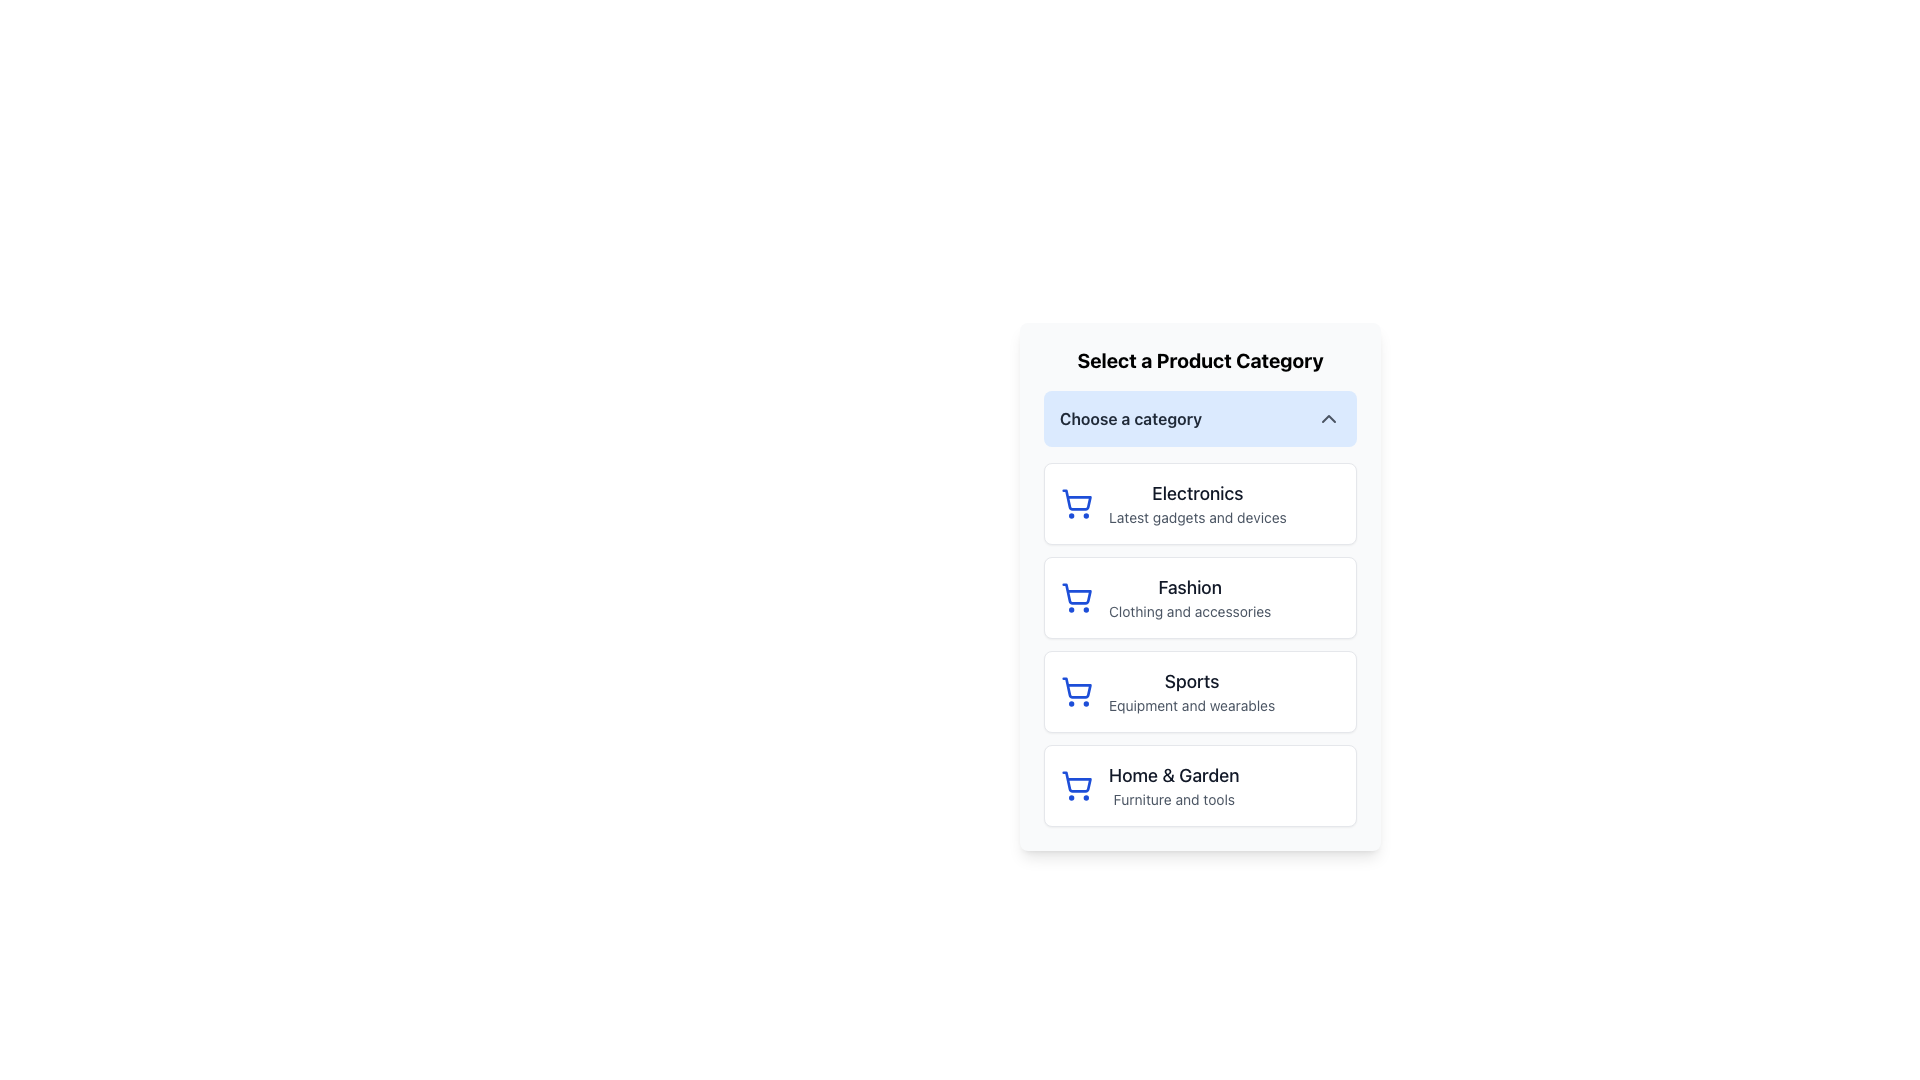 The height and width of the screenshot is (1080, 1920). I want to click on the chevron-up icon, a minimalistic SVG graphic styled in gray, located on the far-right side of the 'Choose a category' text, so click(1329, 418).